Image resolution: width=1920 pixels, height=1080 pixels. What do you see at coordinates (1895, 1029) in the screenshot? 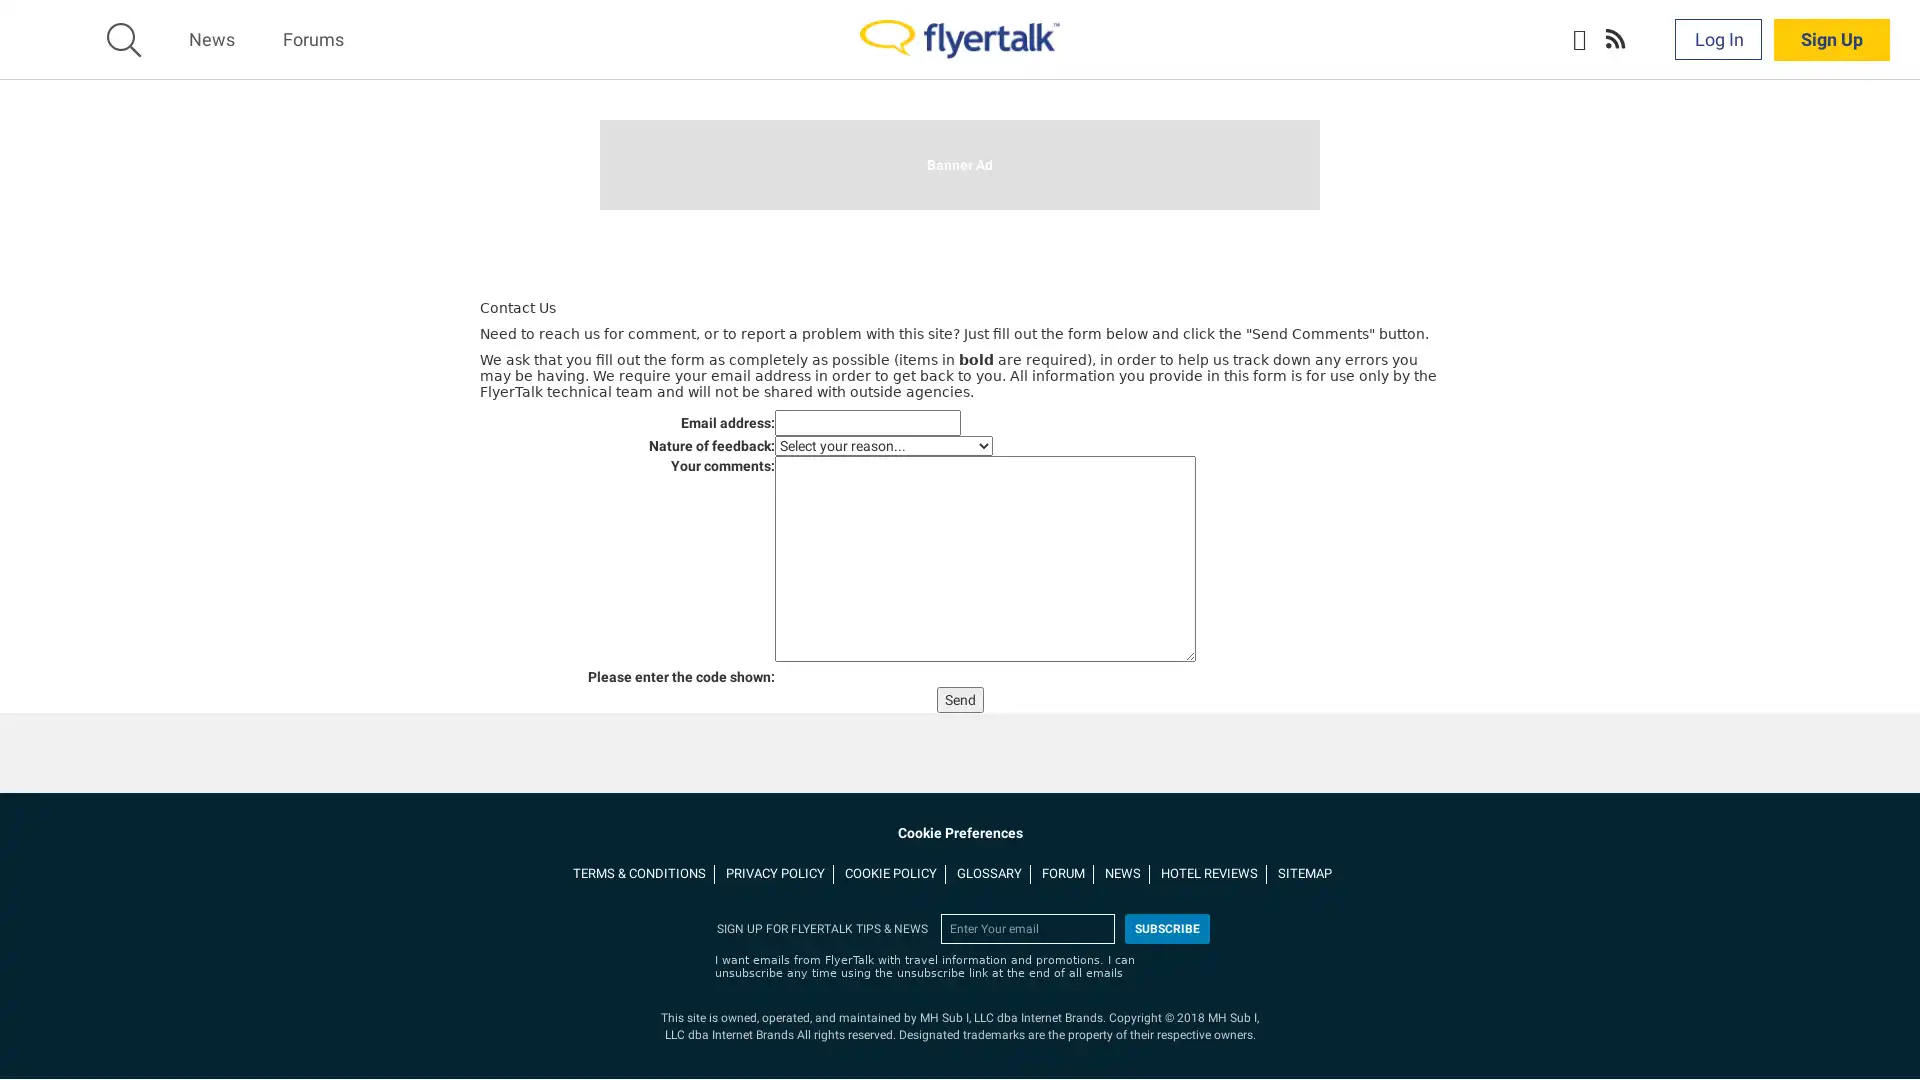
I see `Close` at bounding box center [1895, 1029].